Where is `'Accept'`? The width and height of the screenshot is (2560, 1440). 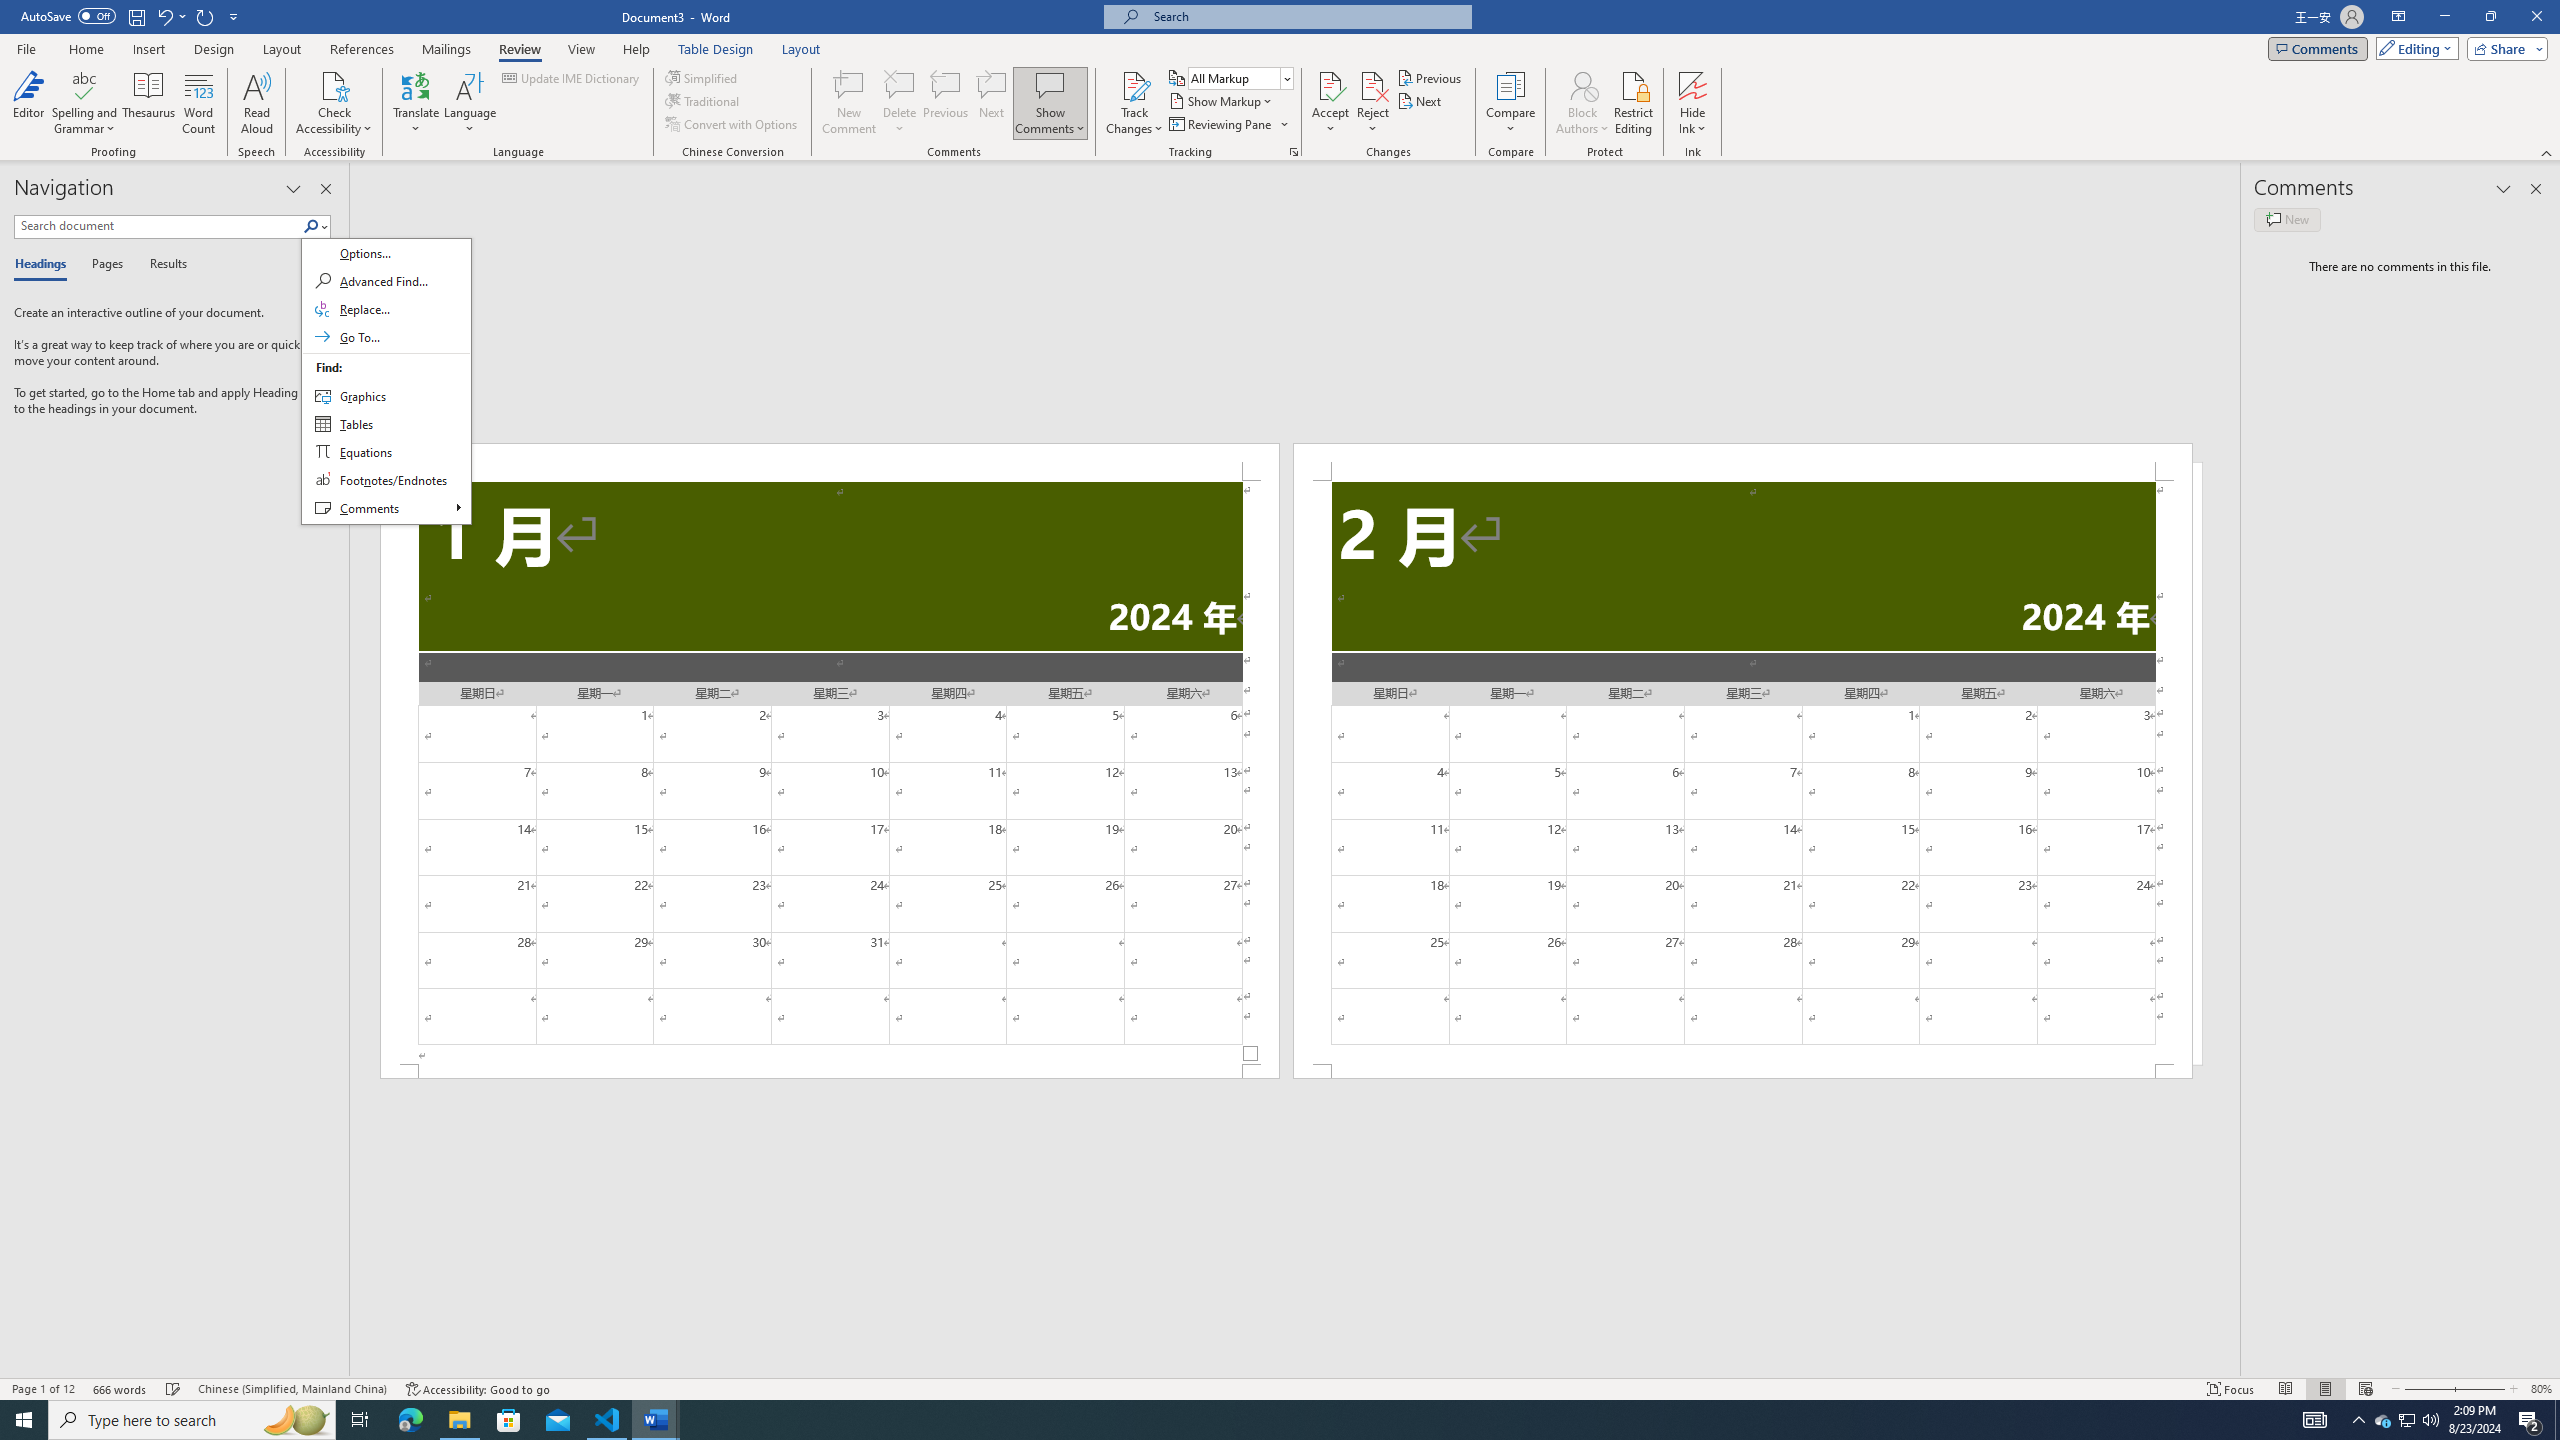
'Accept' is located at coordinates (1330, 103).